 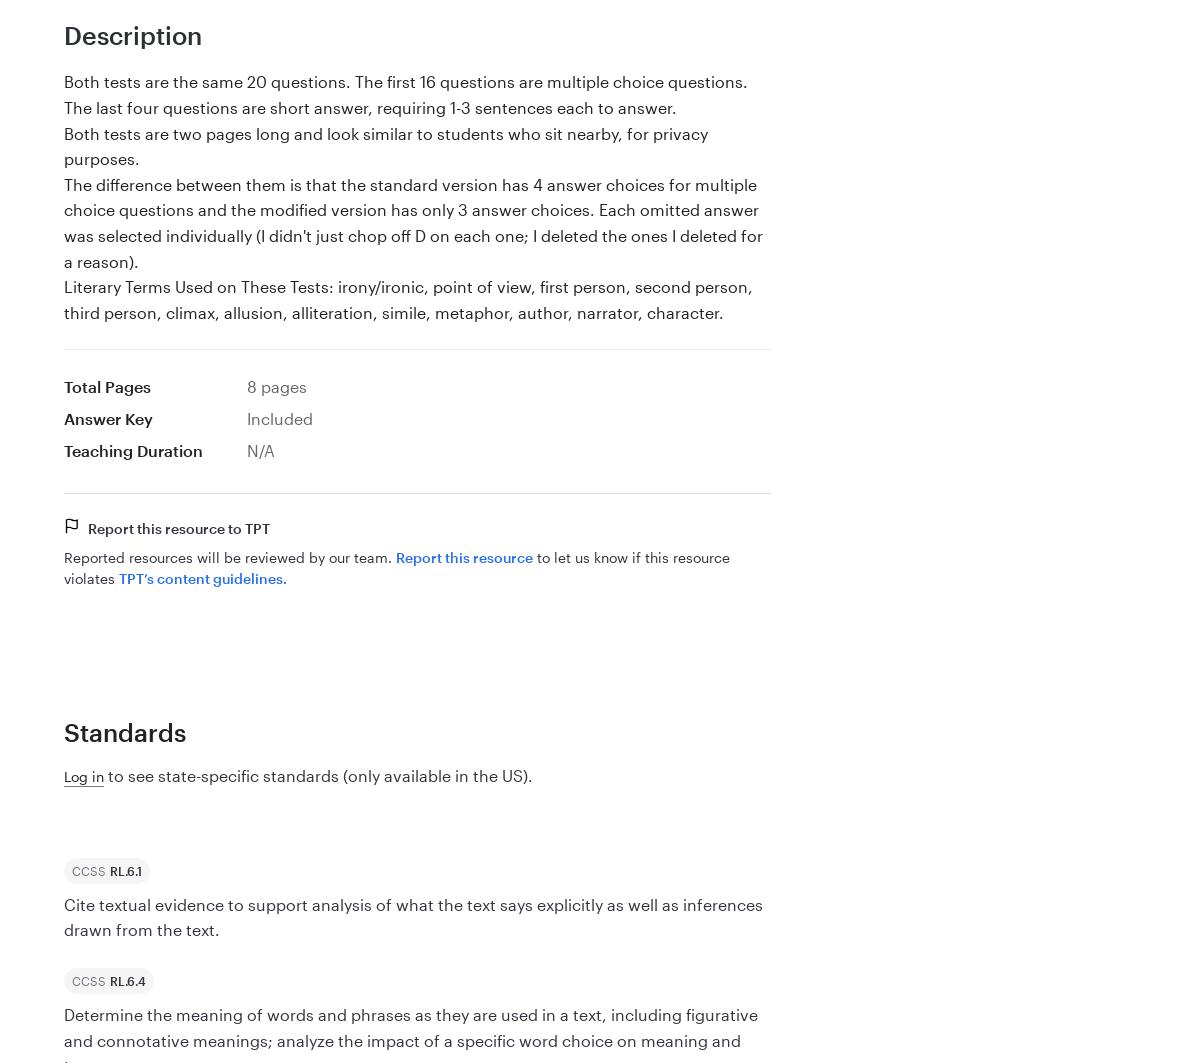 What do you see at coordinates (228, 556) in the screenshot?
I see `'Reported resources will be reviewed by our team.'` at bounding box center [228, 556].